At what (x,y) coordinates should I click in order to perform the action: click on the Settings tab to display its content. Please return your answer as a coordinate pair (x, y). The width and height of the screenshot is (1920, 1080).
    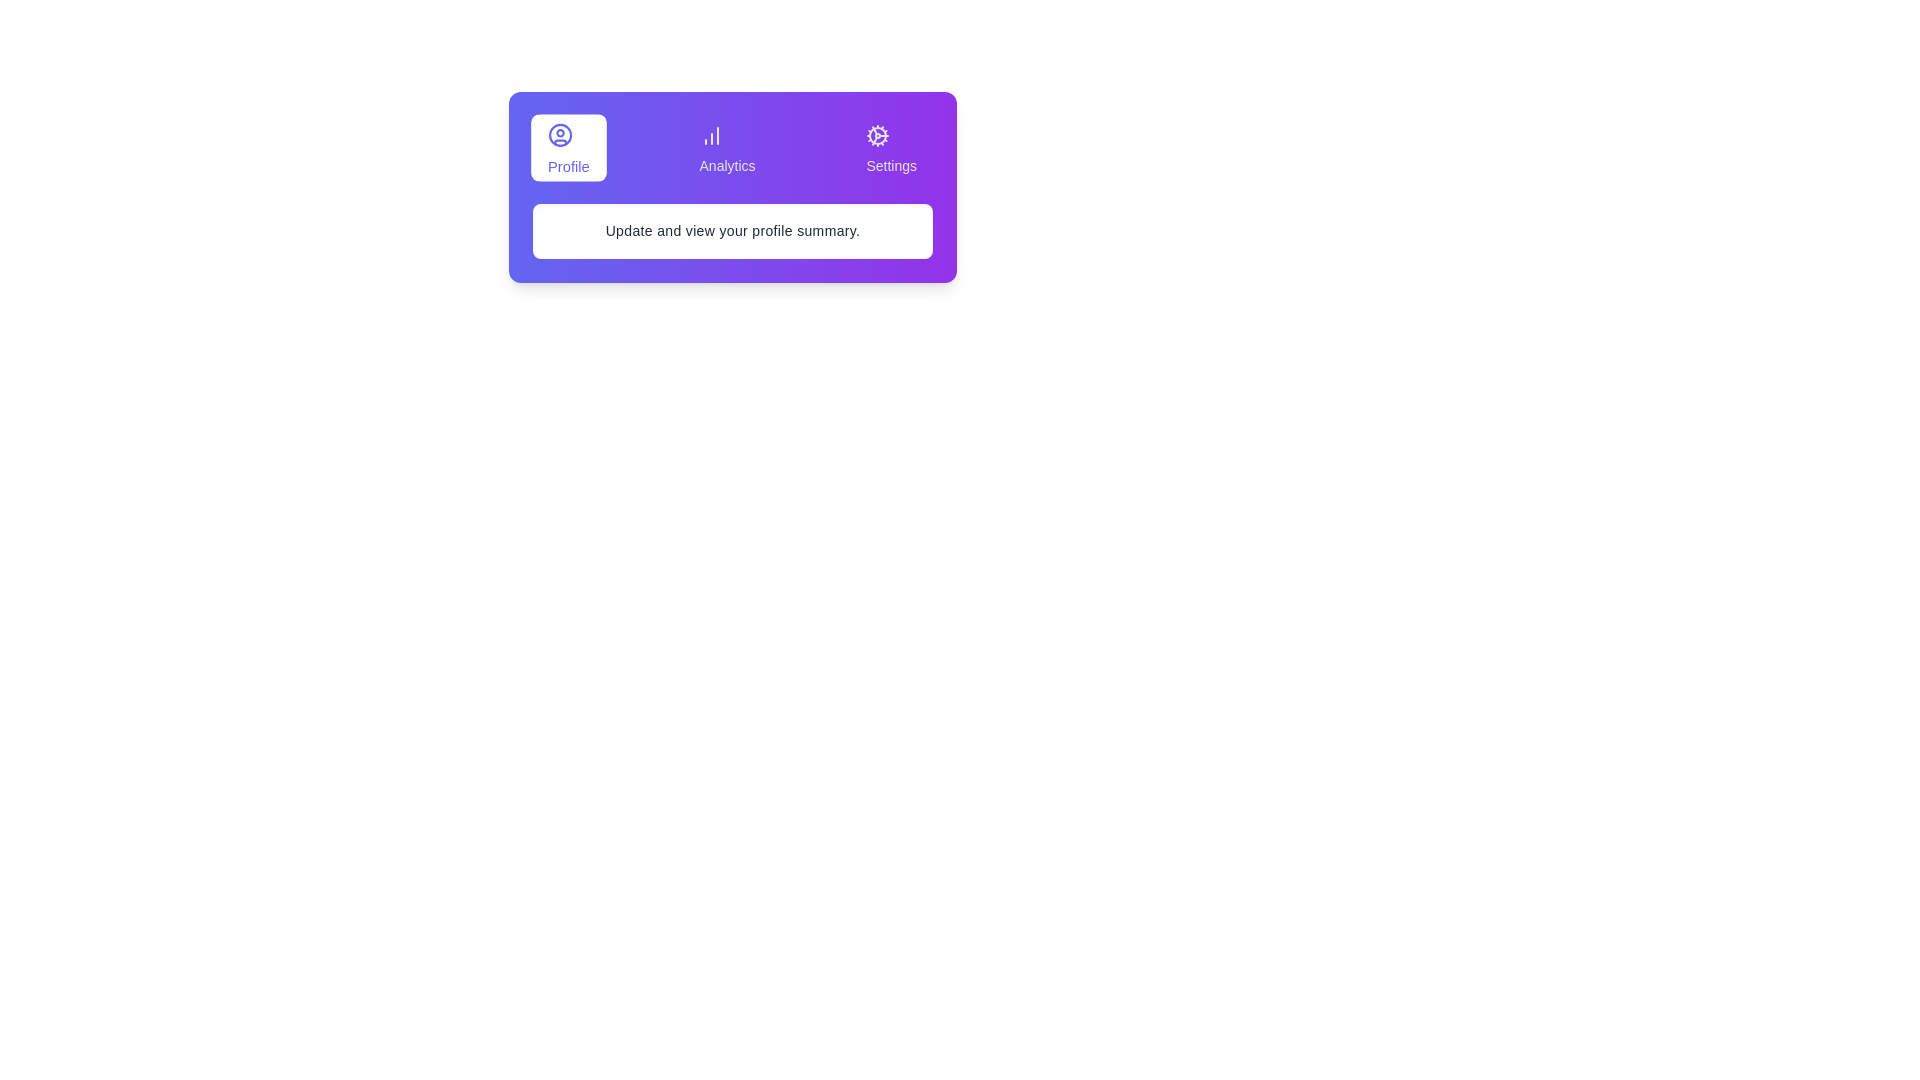
    Looking at the image, I should click on (890, 146).